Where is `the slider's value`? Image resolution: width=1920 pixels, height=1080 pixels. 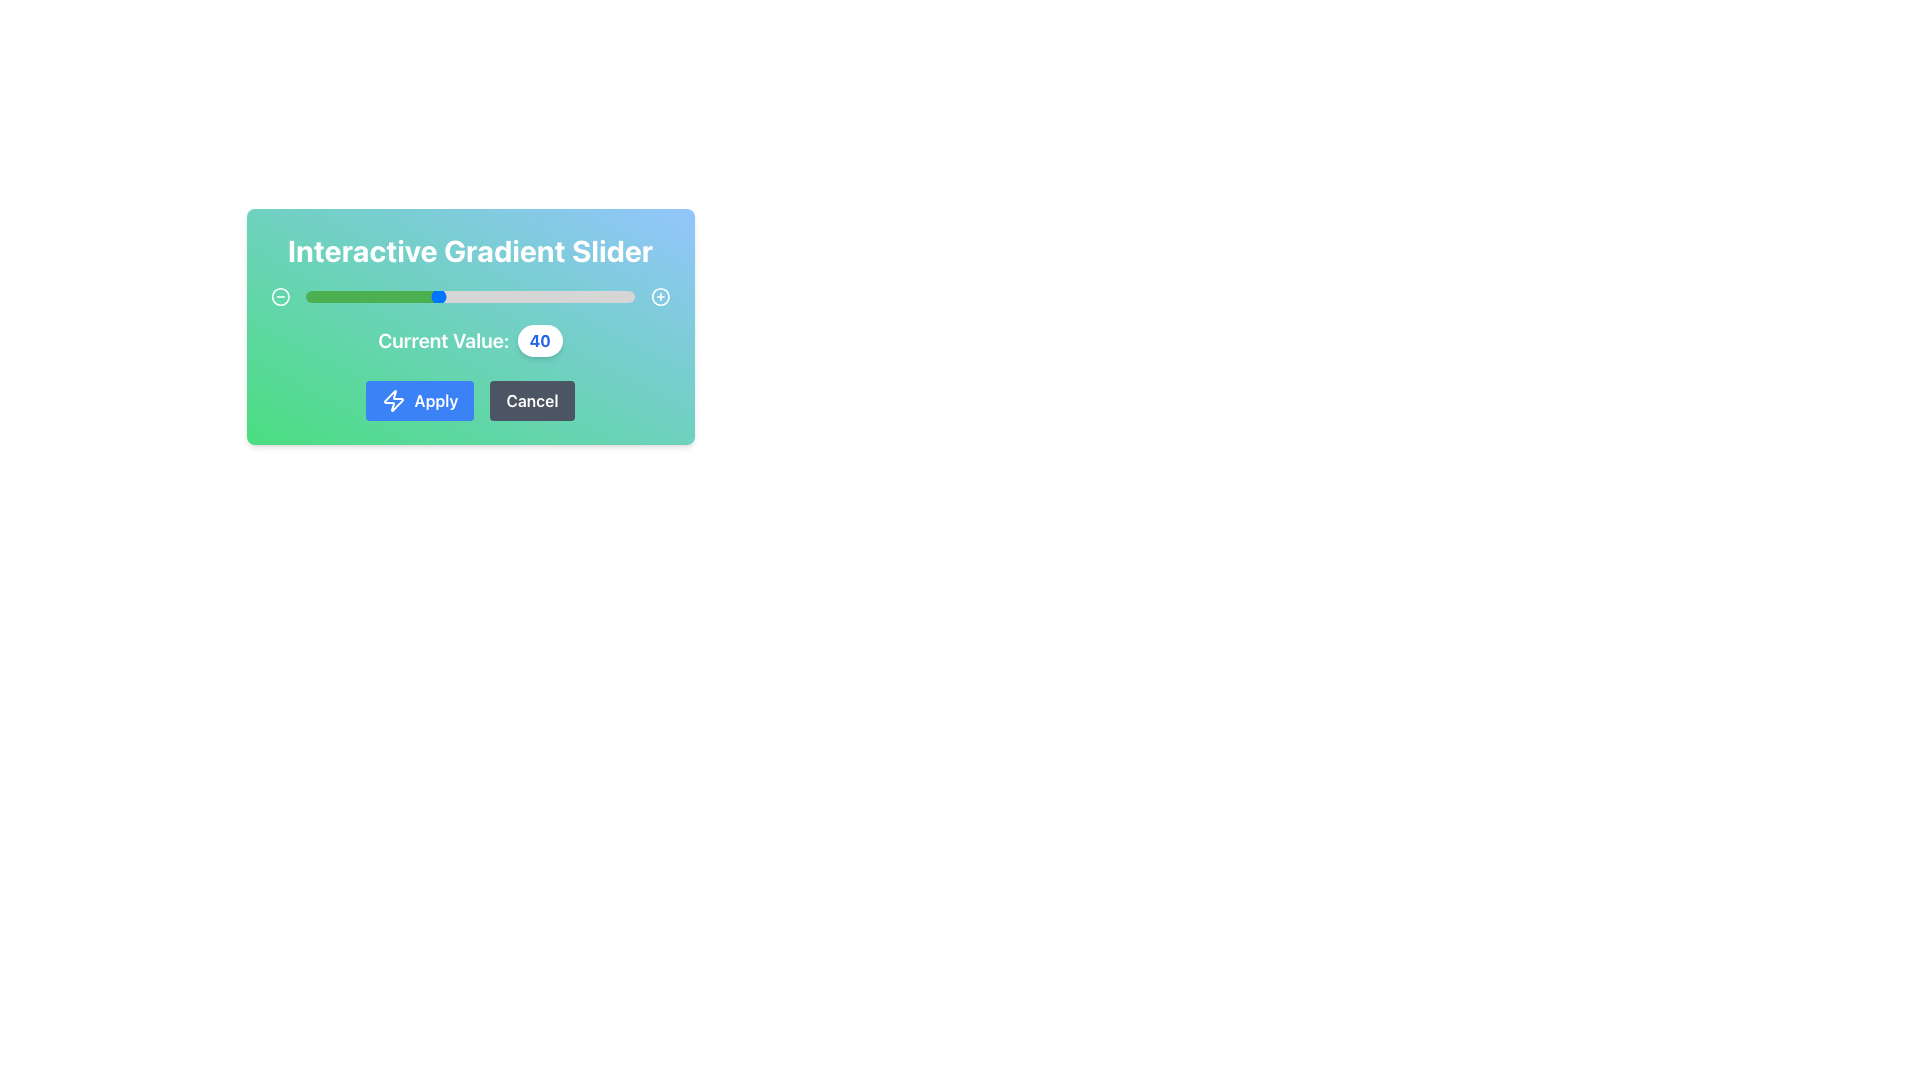
the slider's value is located at coordinates (311, 297).